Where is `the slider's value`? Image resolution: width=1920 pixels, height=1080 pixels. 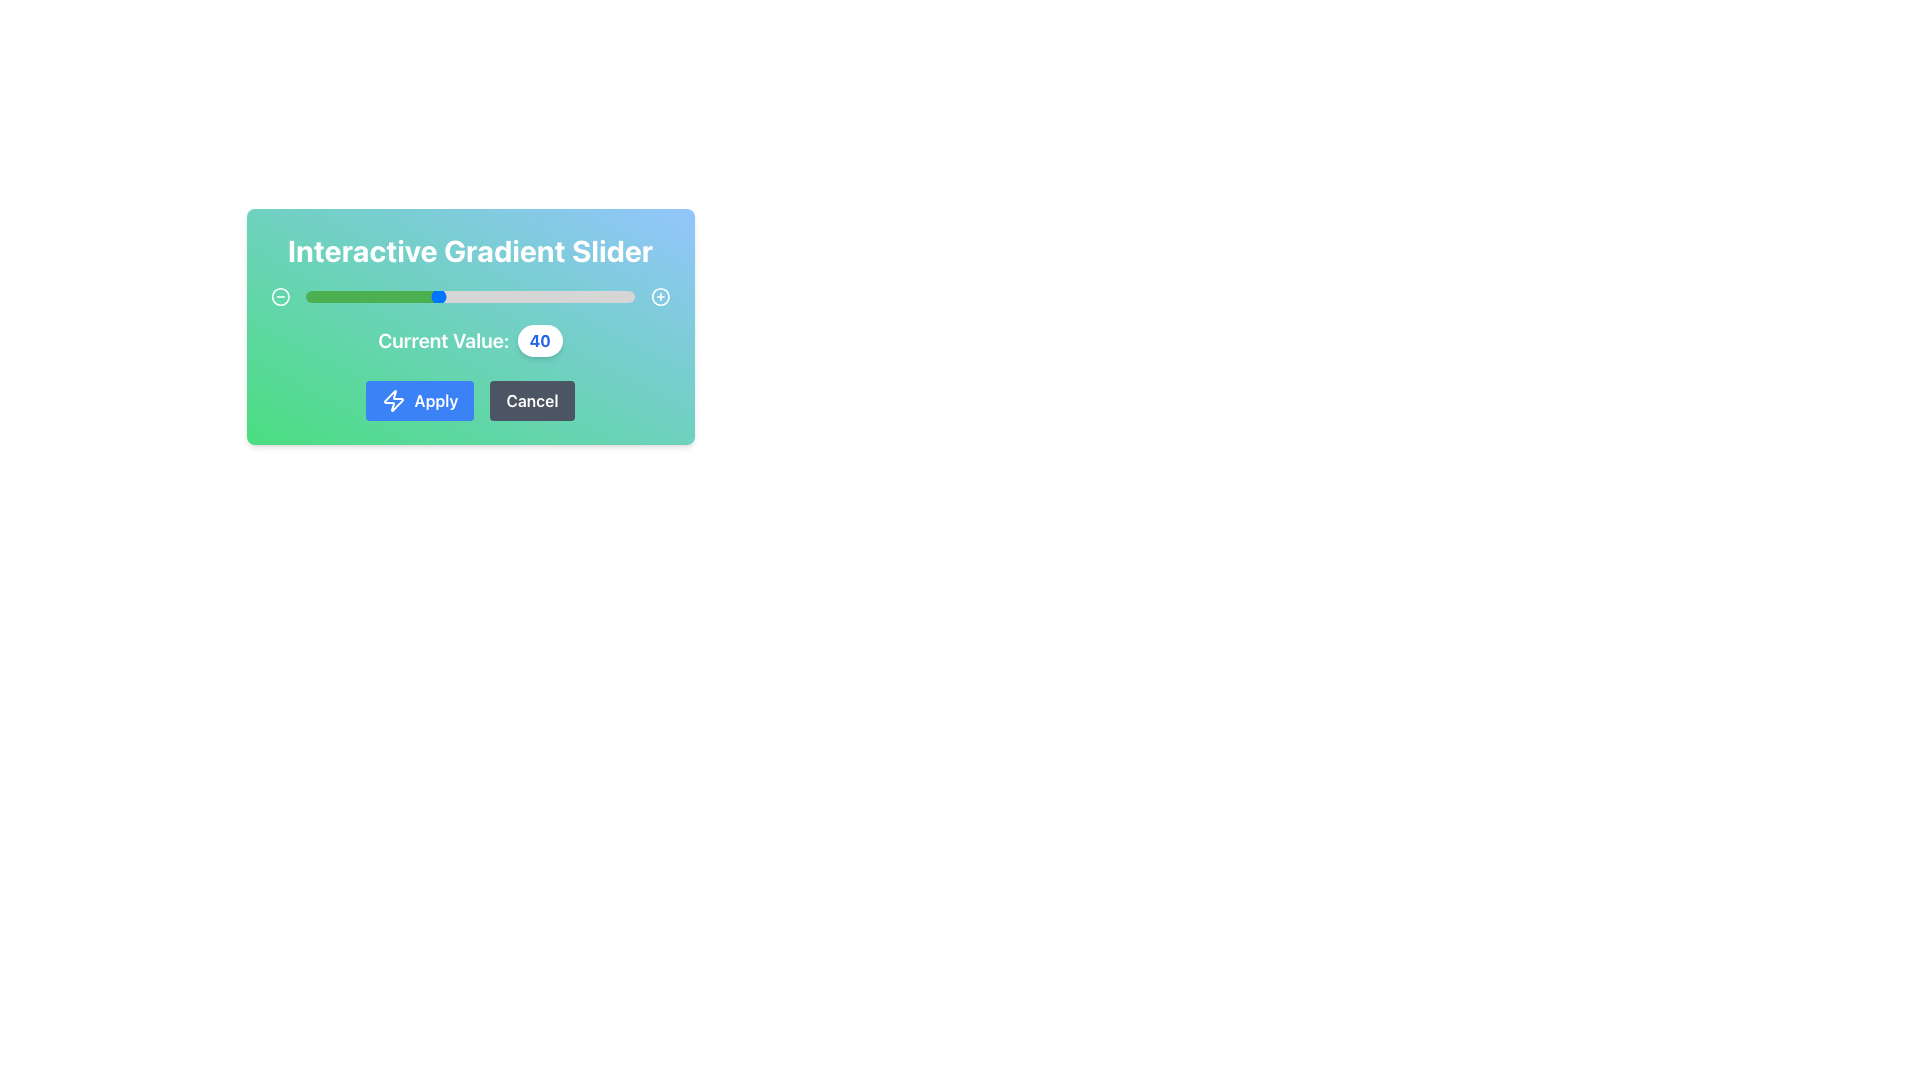
the slider's value is located at coordinates (311, 297).